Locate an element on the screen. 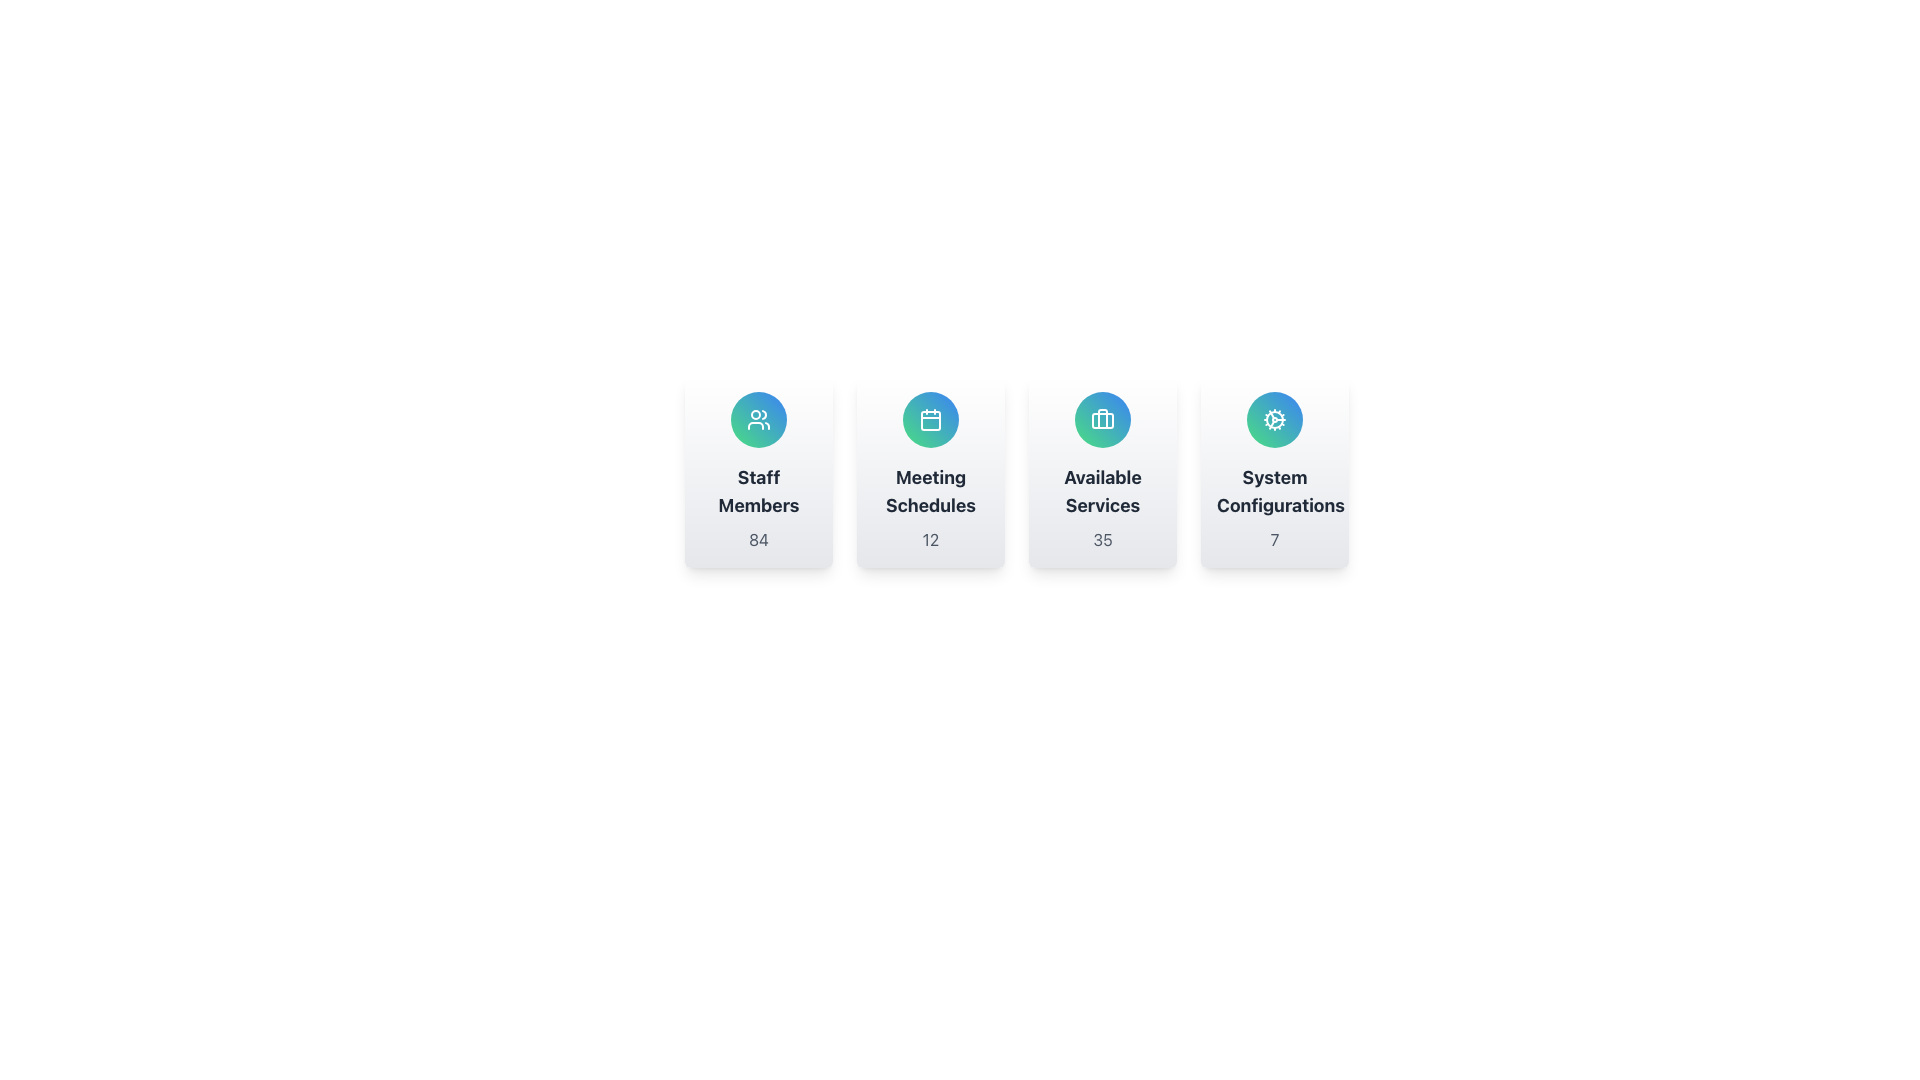  the configuration icon located at the top-center of the 'System Configurations' card, which is the fourth card in a series is located at coordinates (1274, 419).